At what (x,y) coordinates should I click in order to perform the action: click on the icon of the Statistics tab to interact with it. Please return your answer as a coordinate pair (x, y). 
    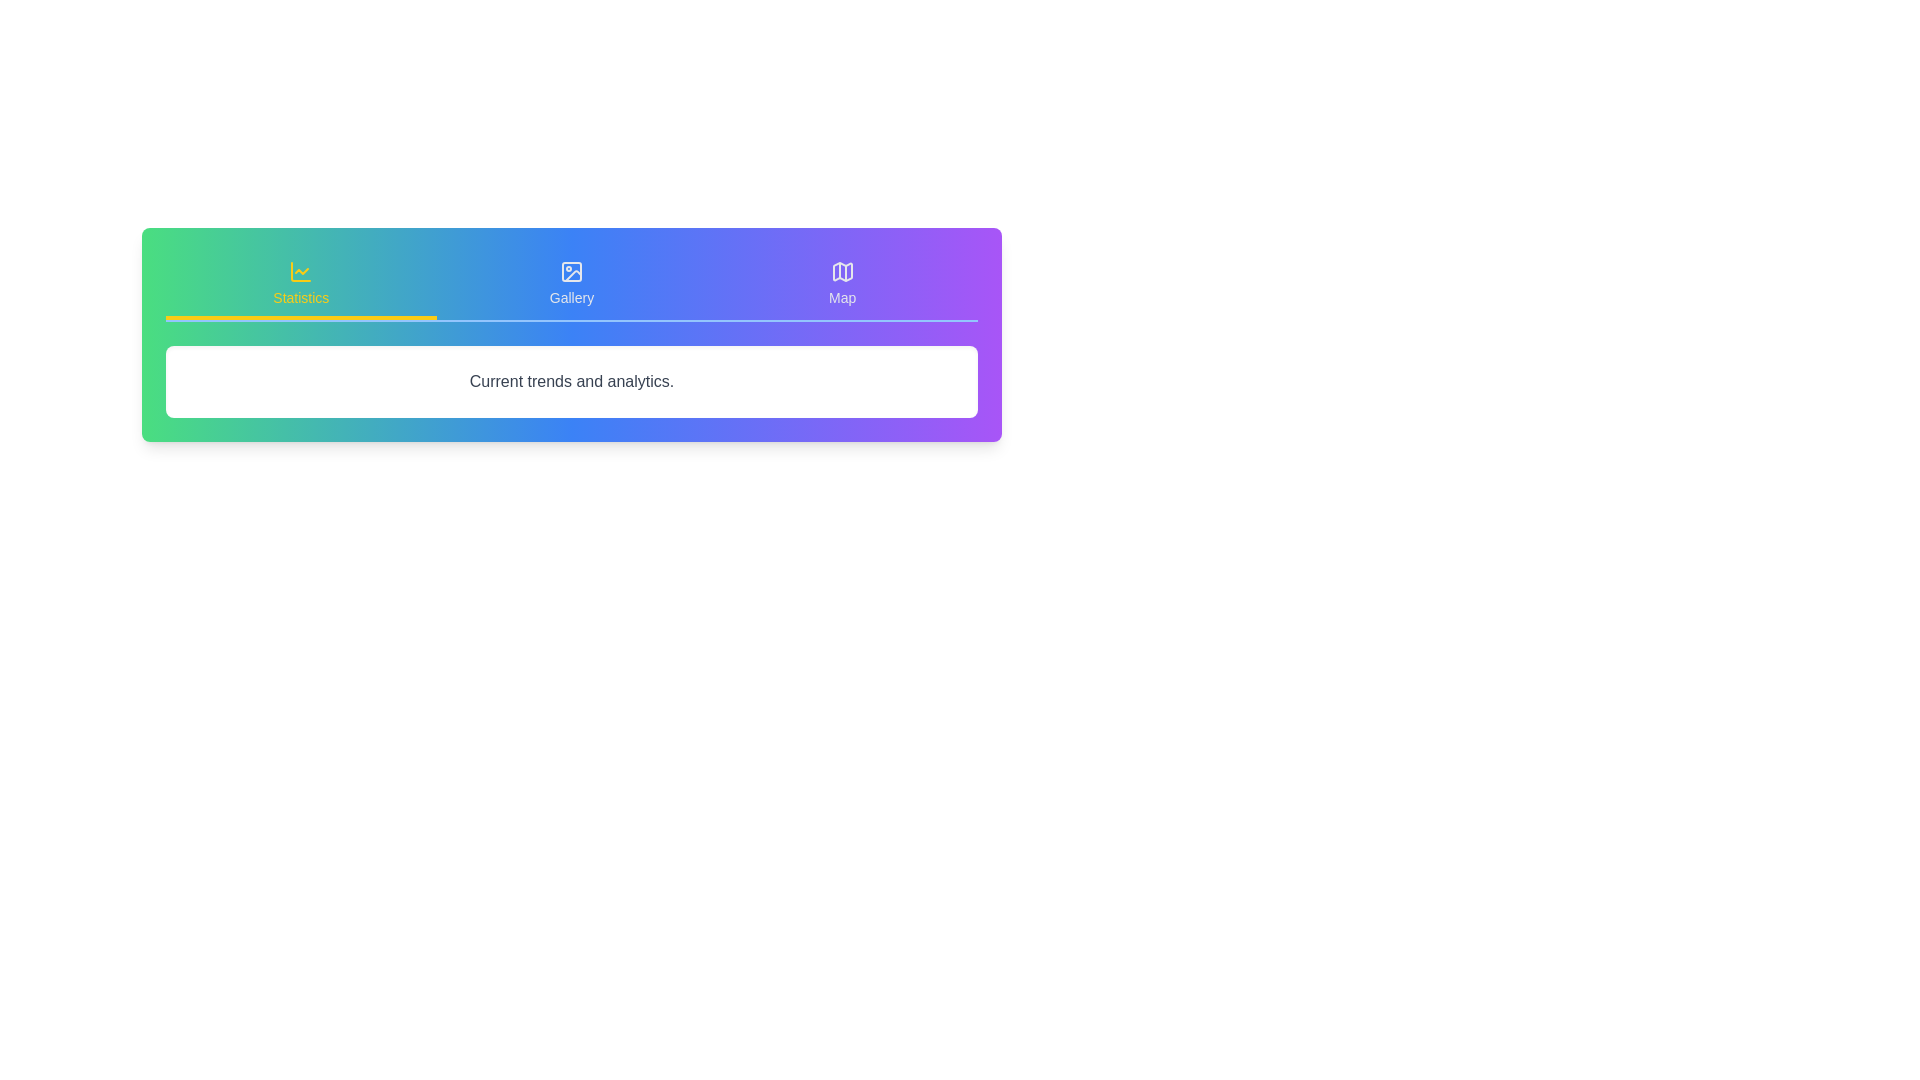
    Looking at the image, I should click on (300, 272).